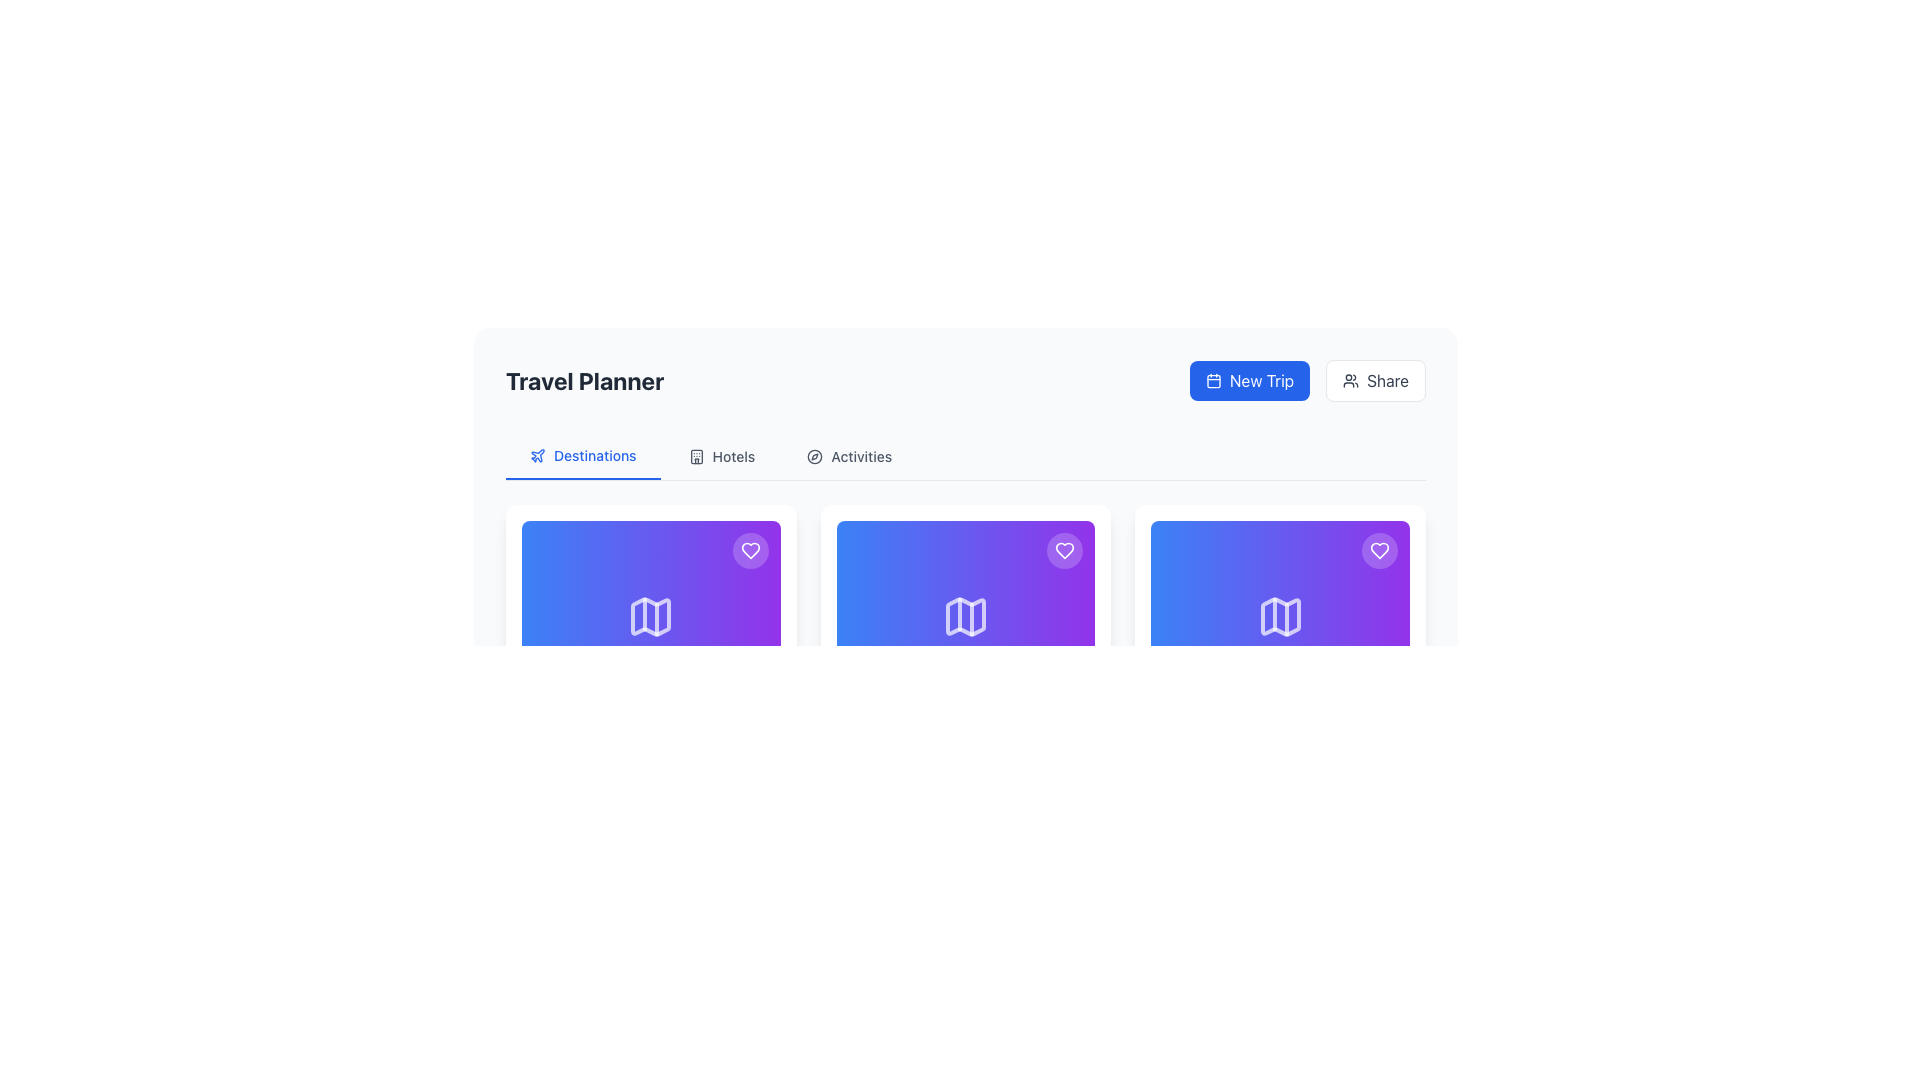 The height and width of the screenshot is (1080, 1920). Describe the element at coordinates (720, 456) in the screenshot. I see `the 'Hotels' navigation menu item, which is a gray text with a hotel icon, positioned between 'Destinations' and 'Activities' in the Travel Planner menu` at that location.